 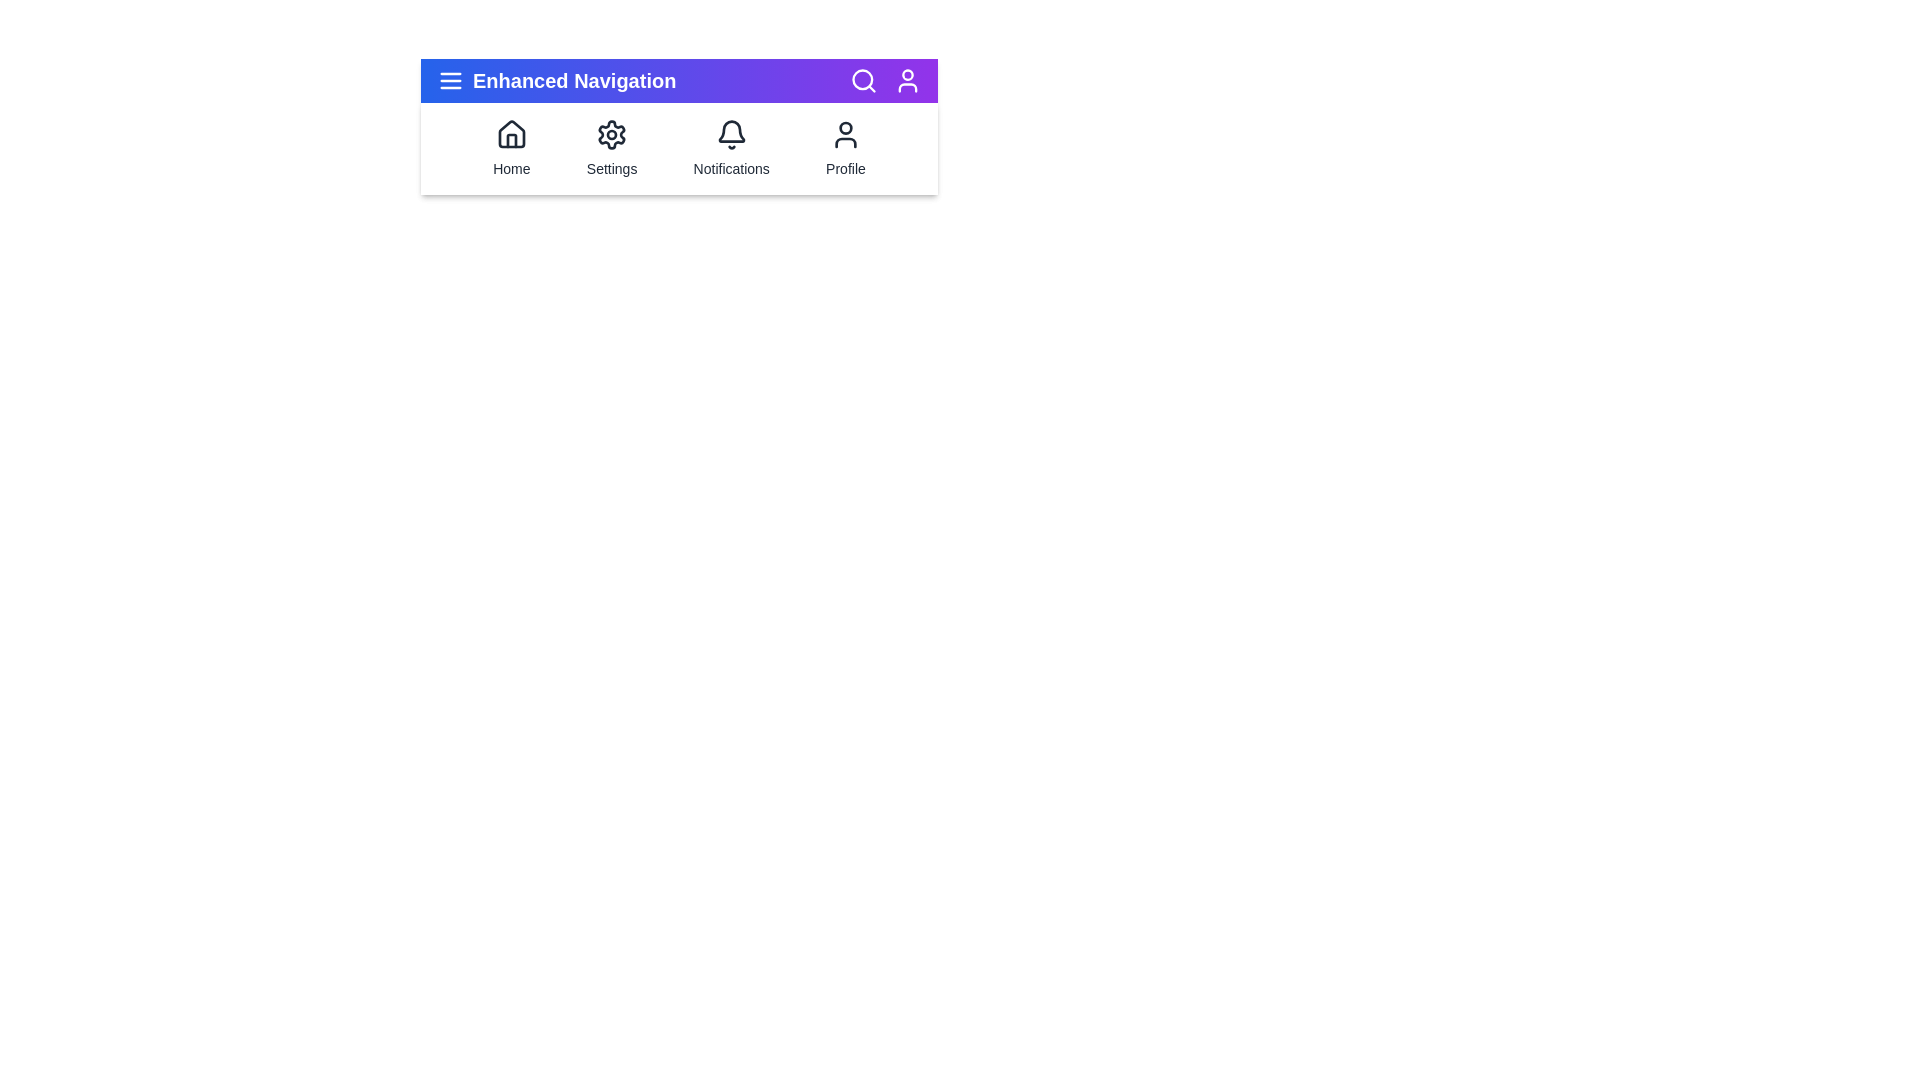 What do you see at coordinates (450, 80) in the screenshot?
I see `the menu icon to toggle the menu visibility` at bounding box center [450, 80].